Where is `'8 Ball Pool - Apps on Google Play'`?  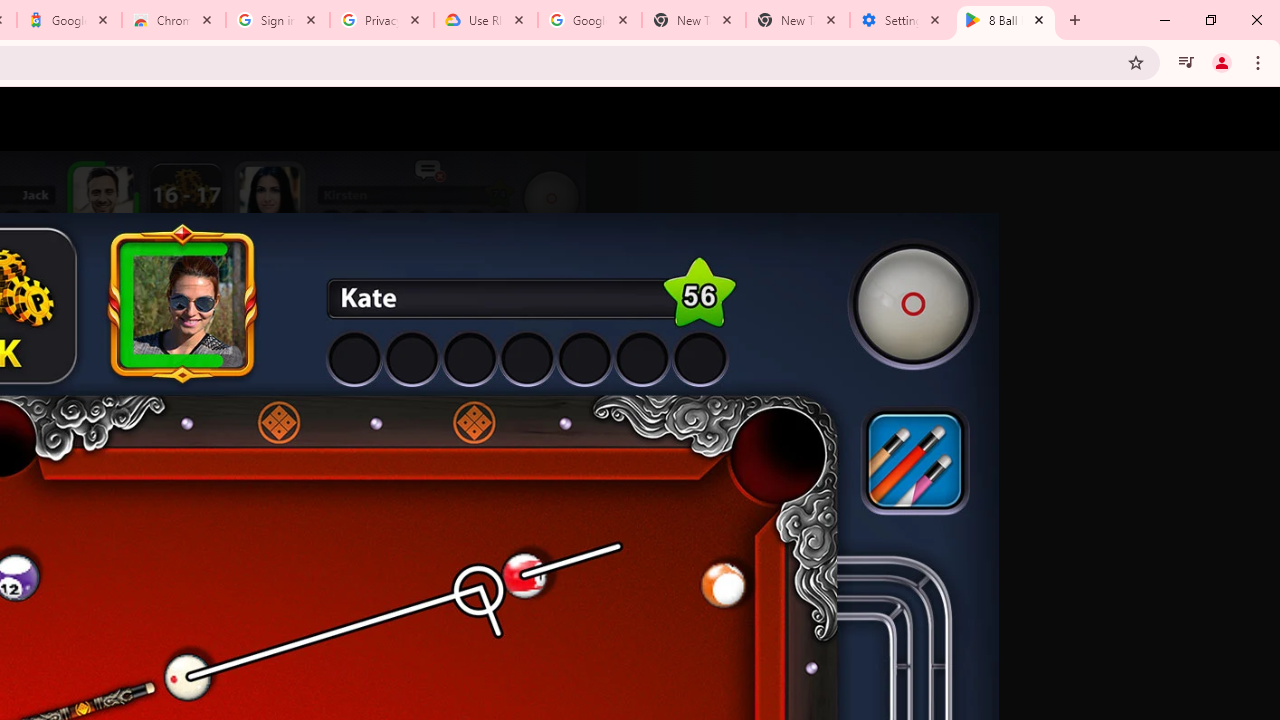
'8 Ball Pool - Apps on Google Play' is located at coordinates (1006, 20).